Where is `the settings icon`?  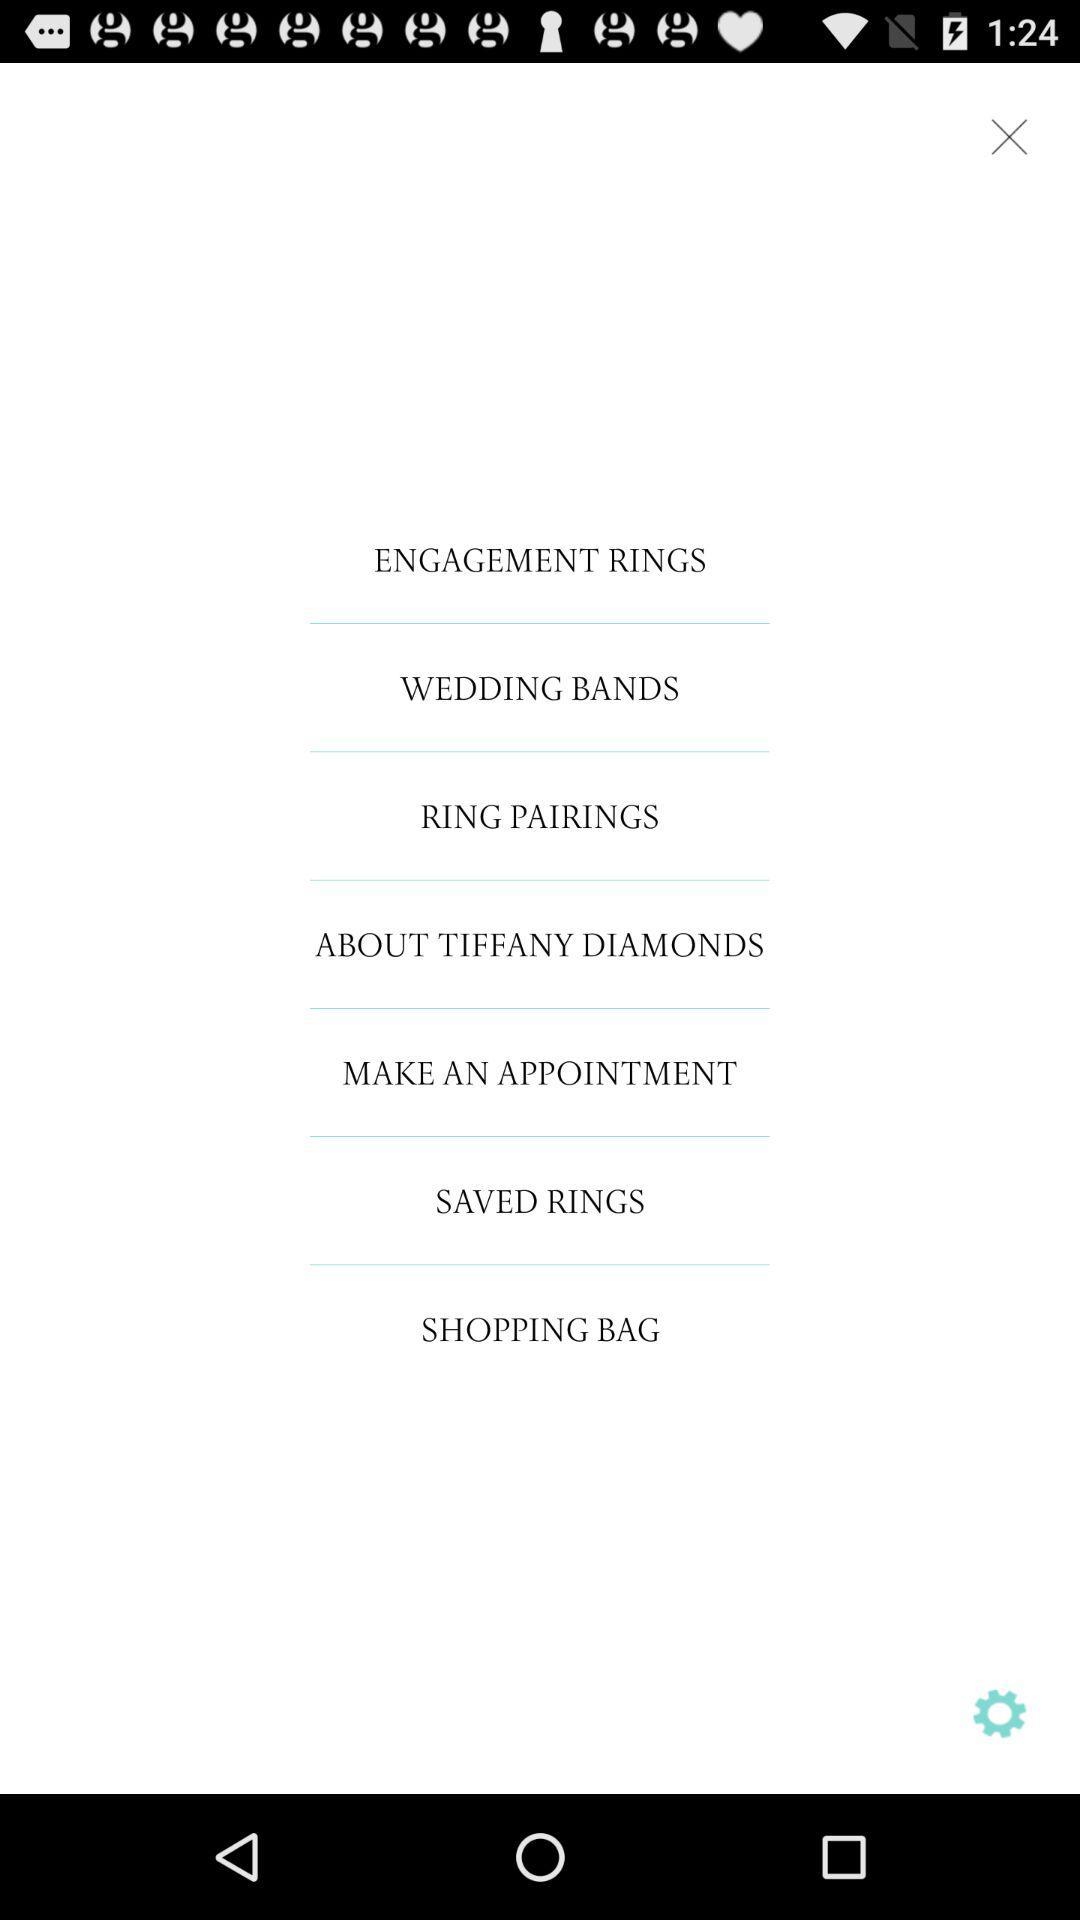
the settings icon is located at coordinates (986, 1820).